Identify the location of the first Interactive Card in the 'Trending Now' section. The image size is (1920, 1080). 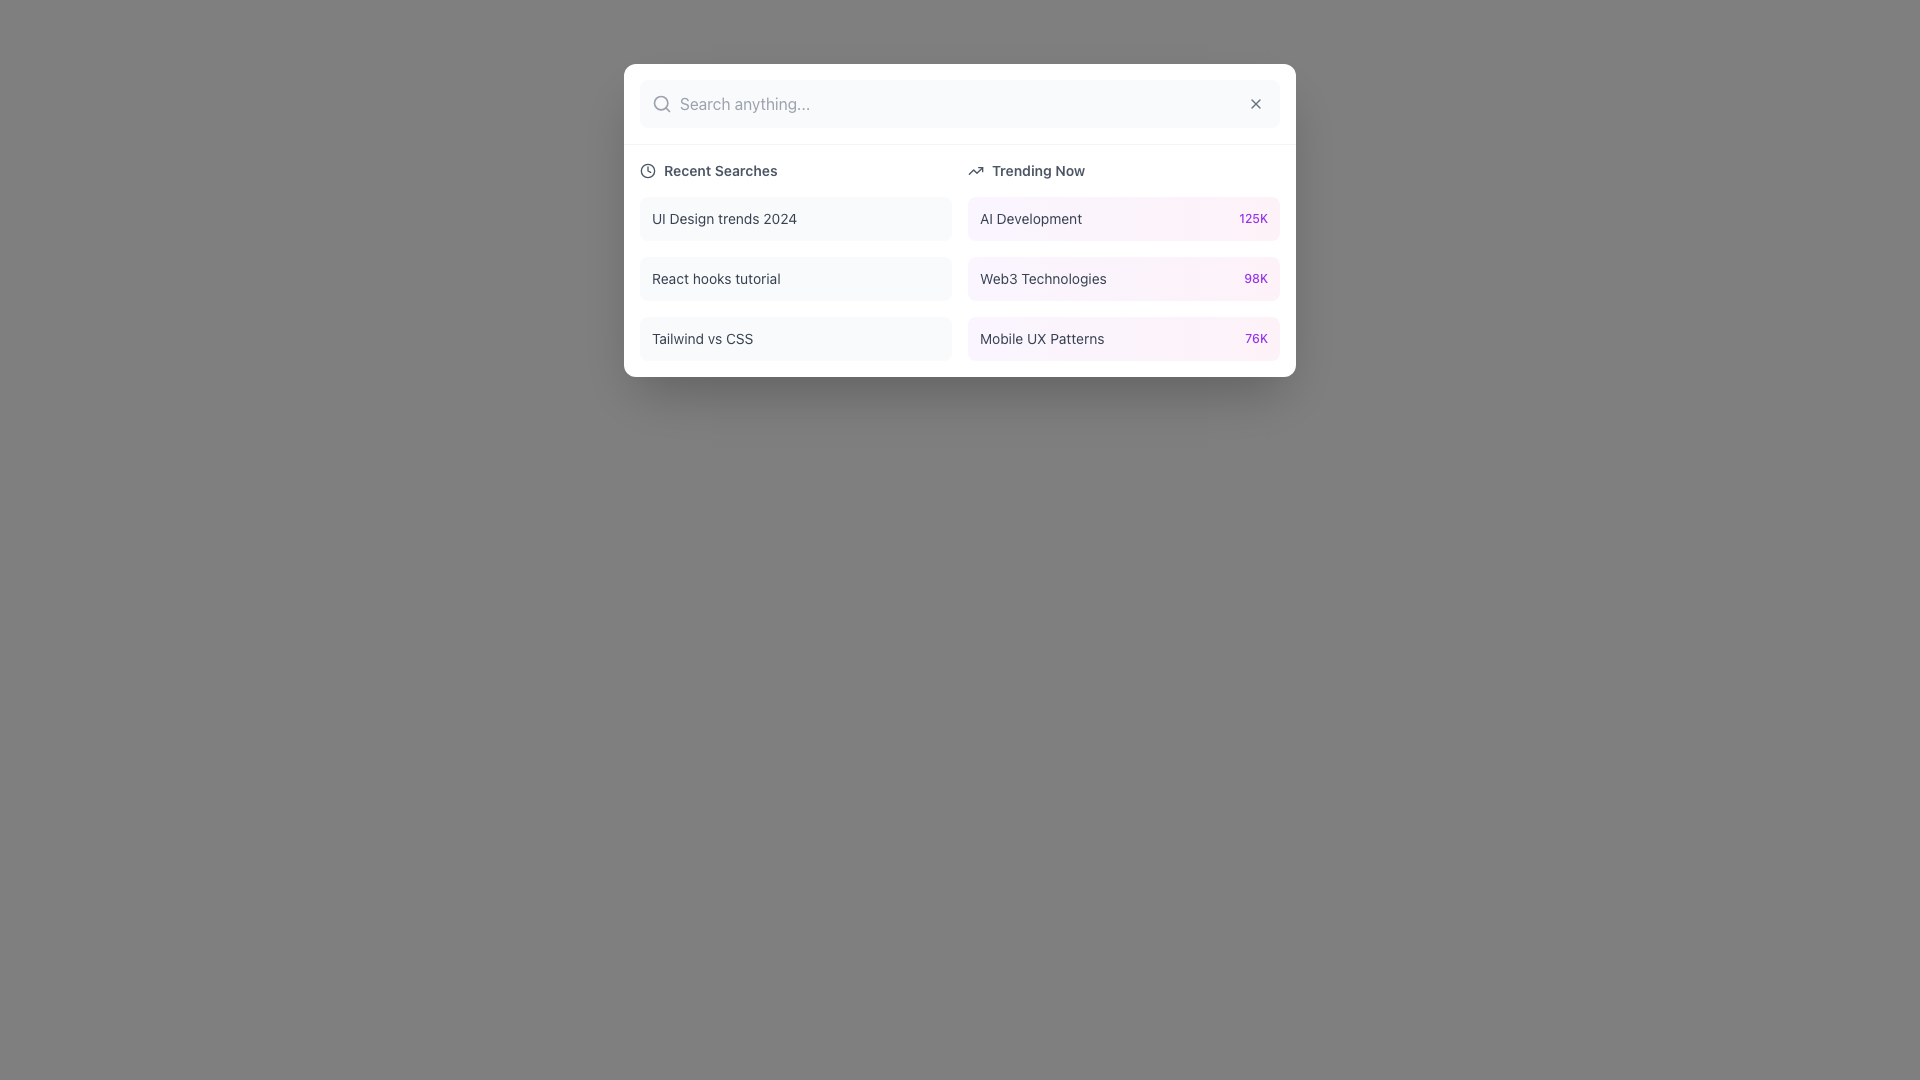
(1123, 219).